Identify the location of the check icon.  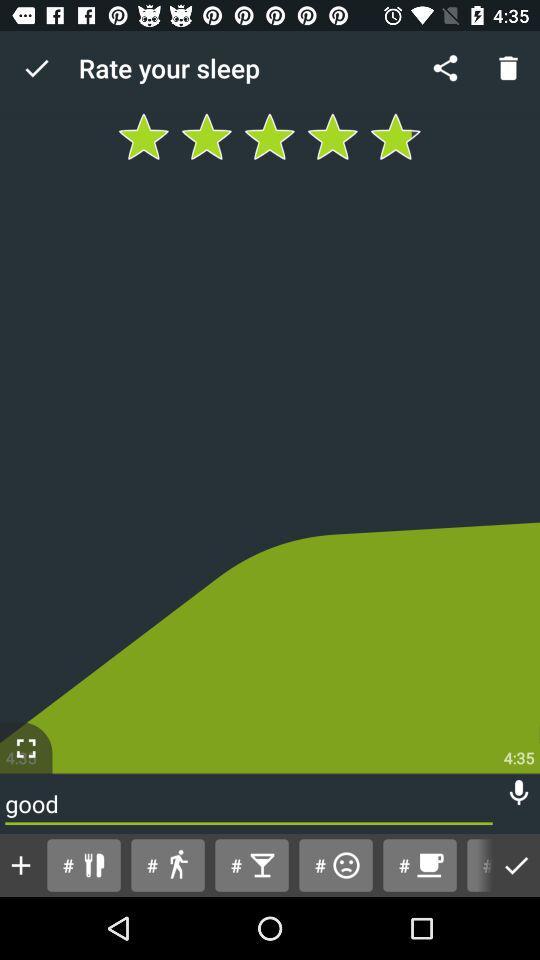
(516, 864).